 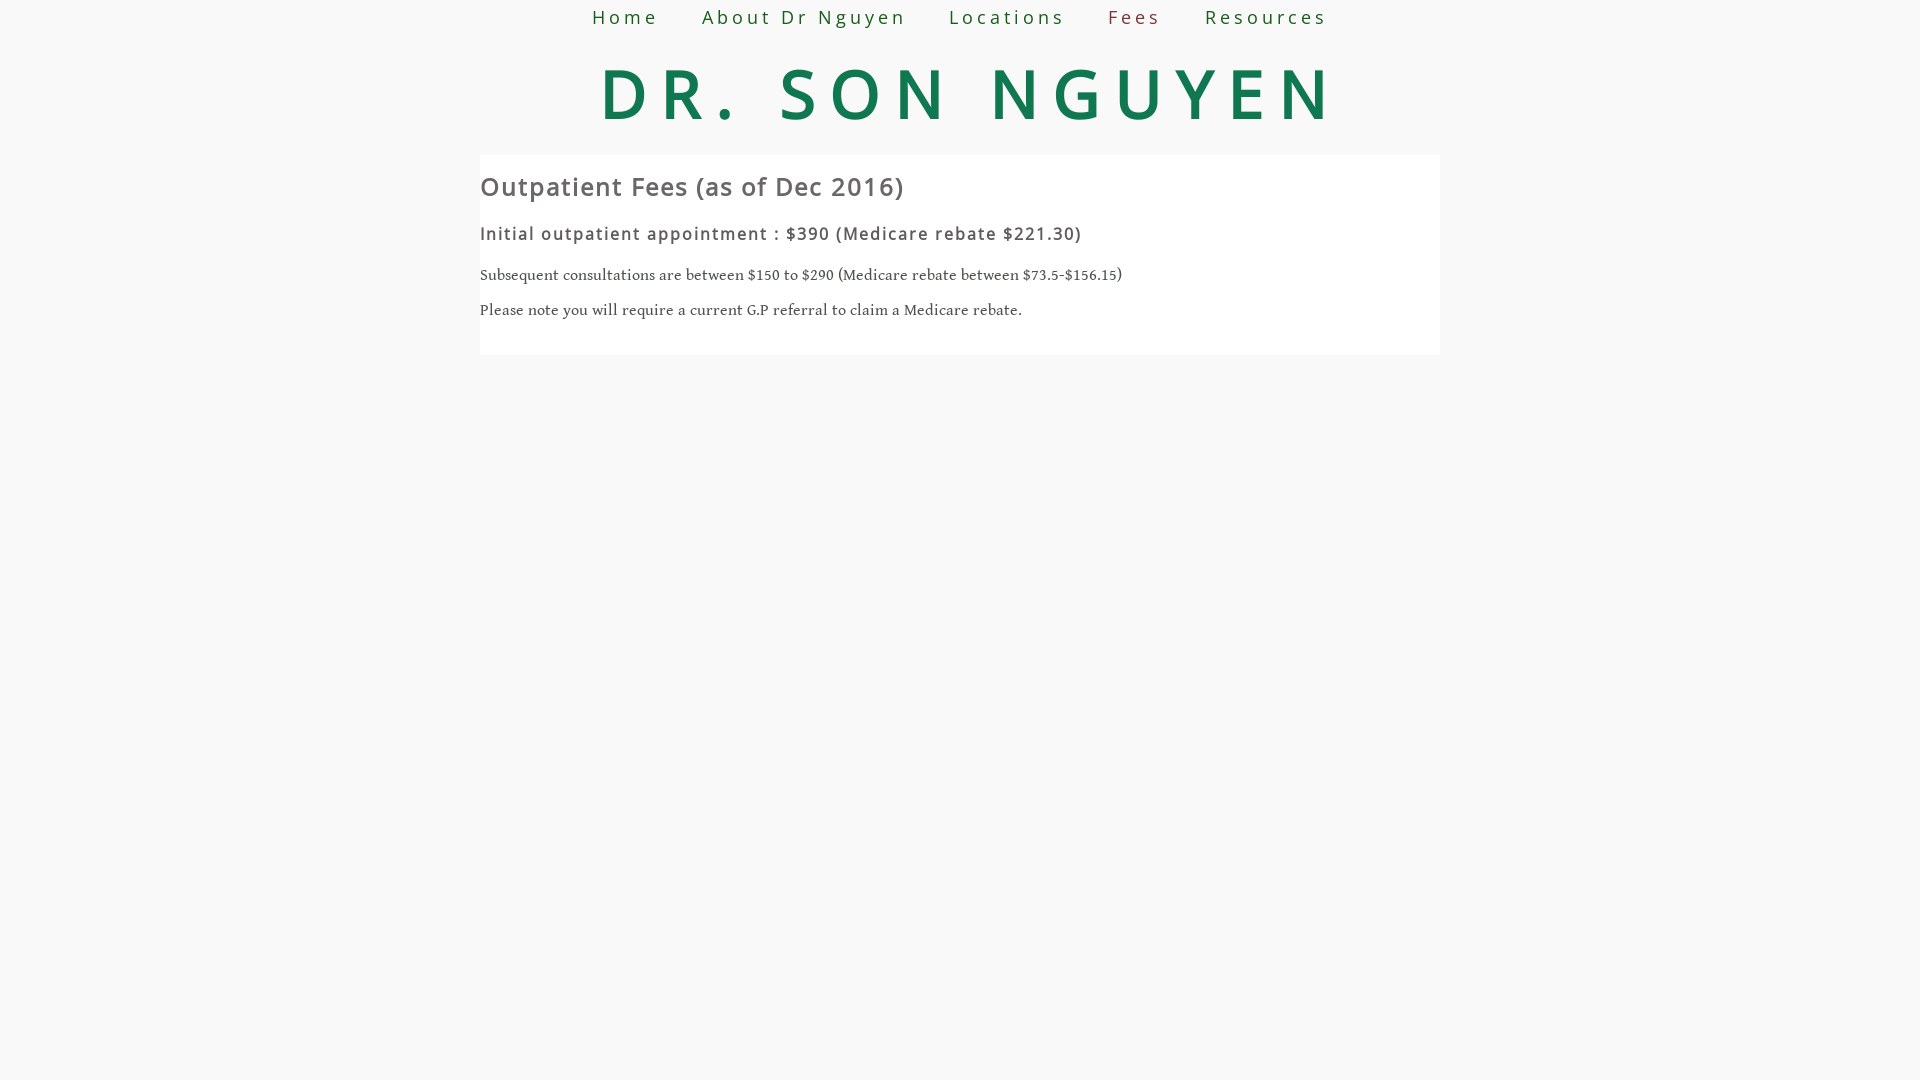 What do you see at coordinates (1265, 16) in the screenshot?
I see `'Resources'` at bounding box center [1265, 16].